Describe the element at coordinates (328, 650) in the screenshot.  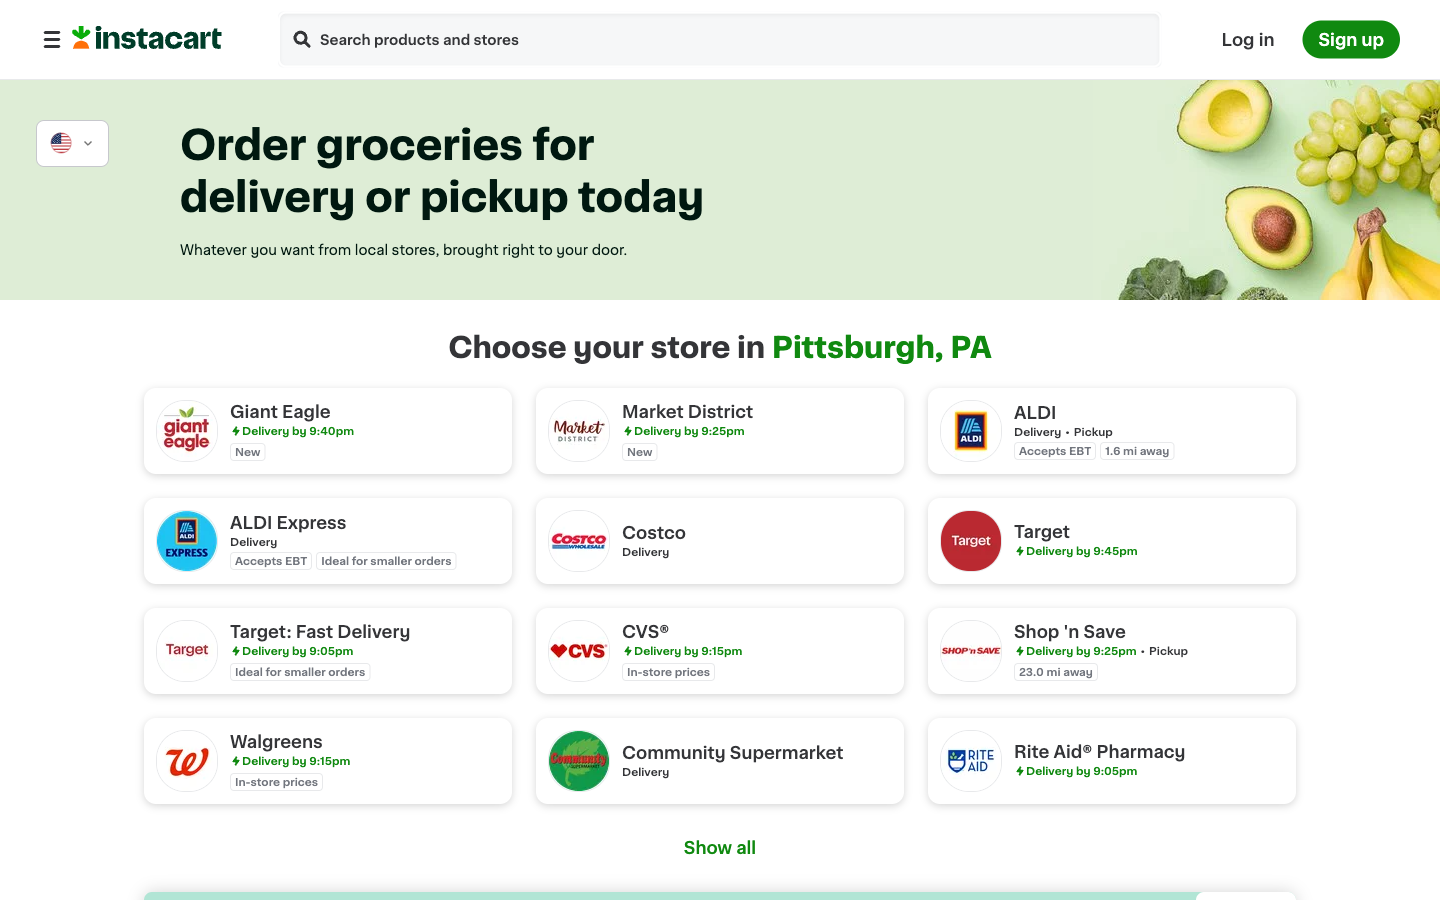
I see `Get fast delivery from Target Store` at that location.